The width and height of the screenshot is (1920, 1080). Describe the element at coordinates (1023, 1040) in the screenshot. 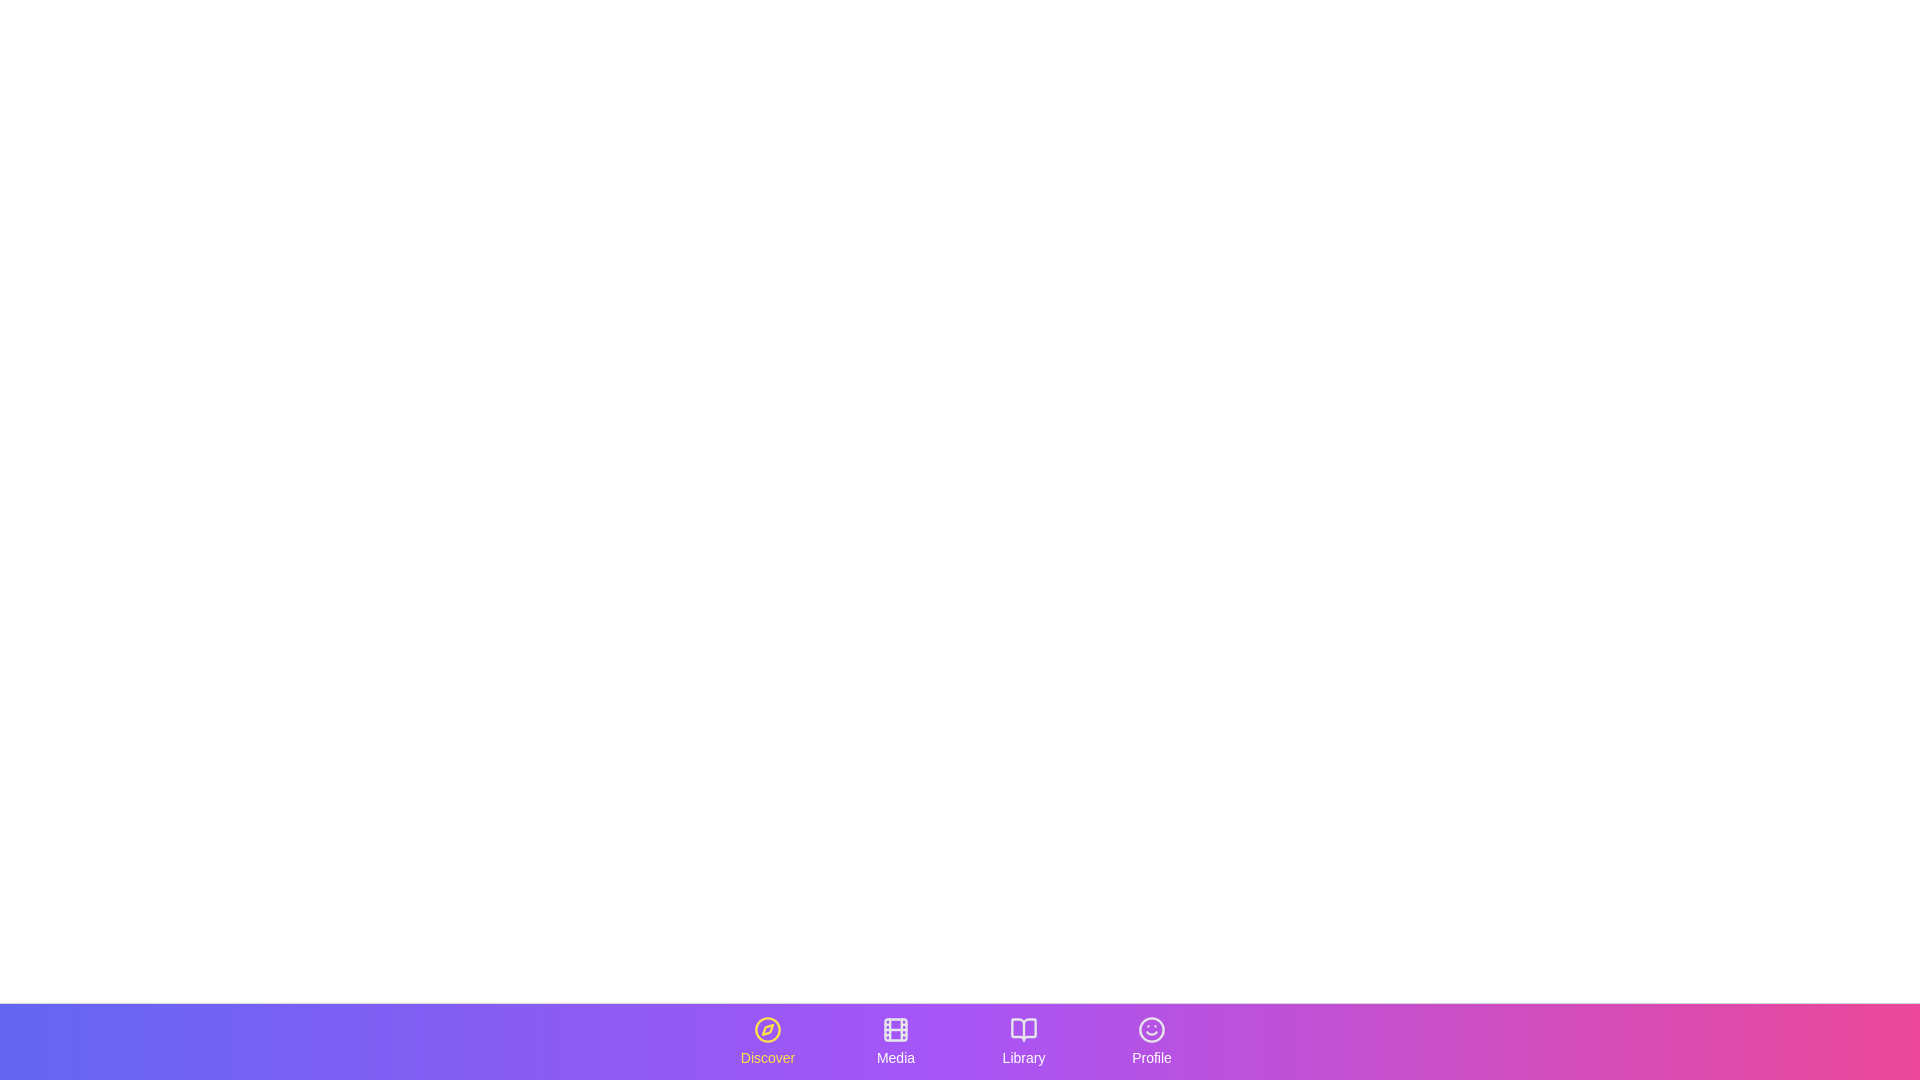

I see `the tab labeled Library to observe the hover animation effect` at that location.